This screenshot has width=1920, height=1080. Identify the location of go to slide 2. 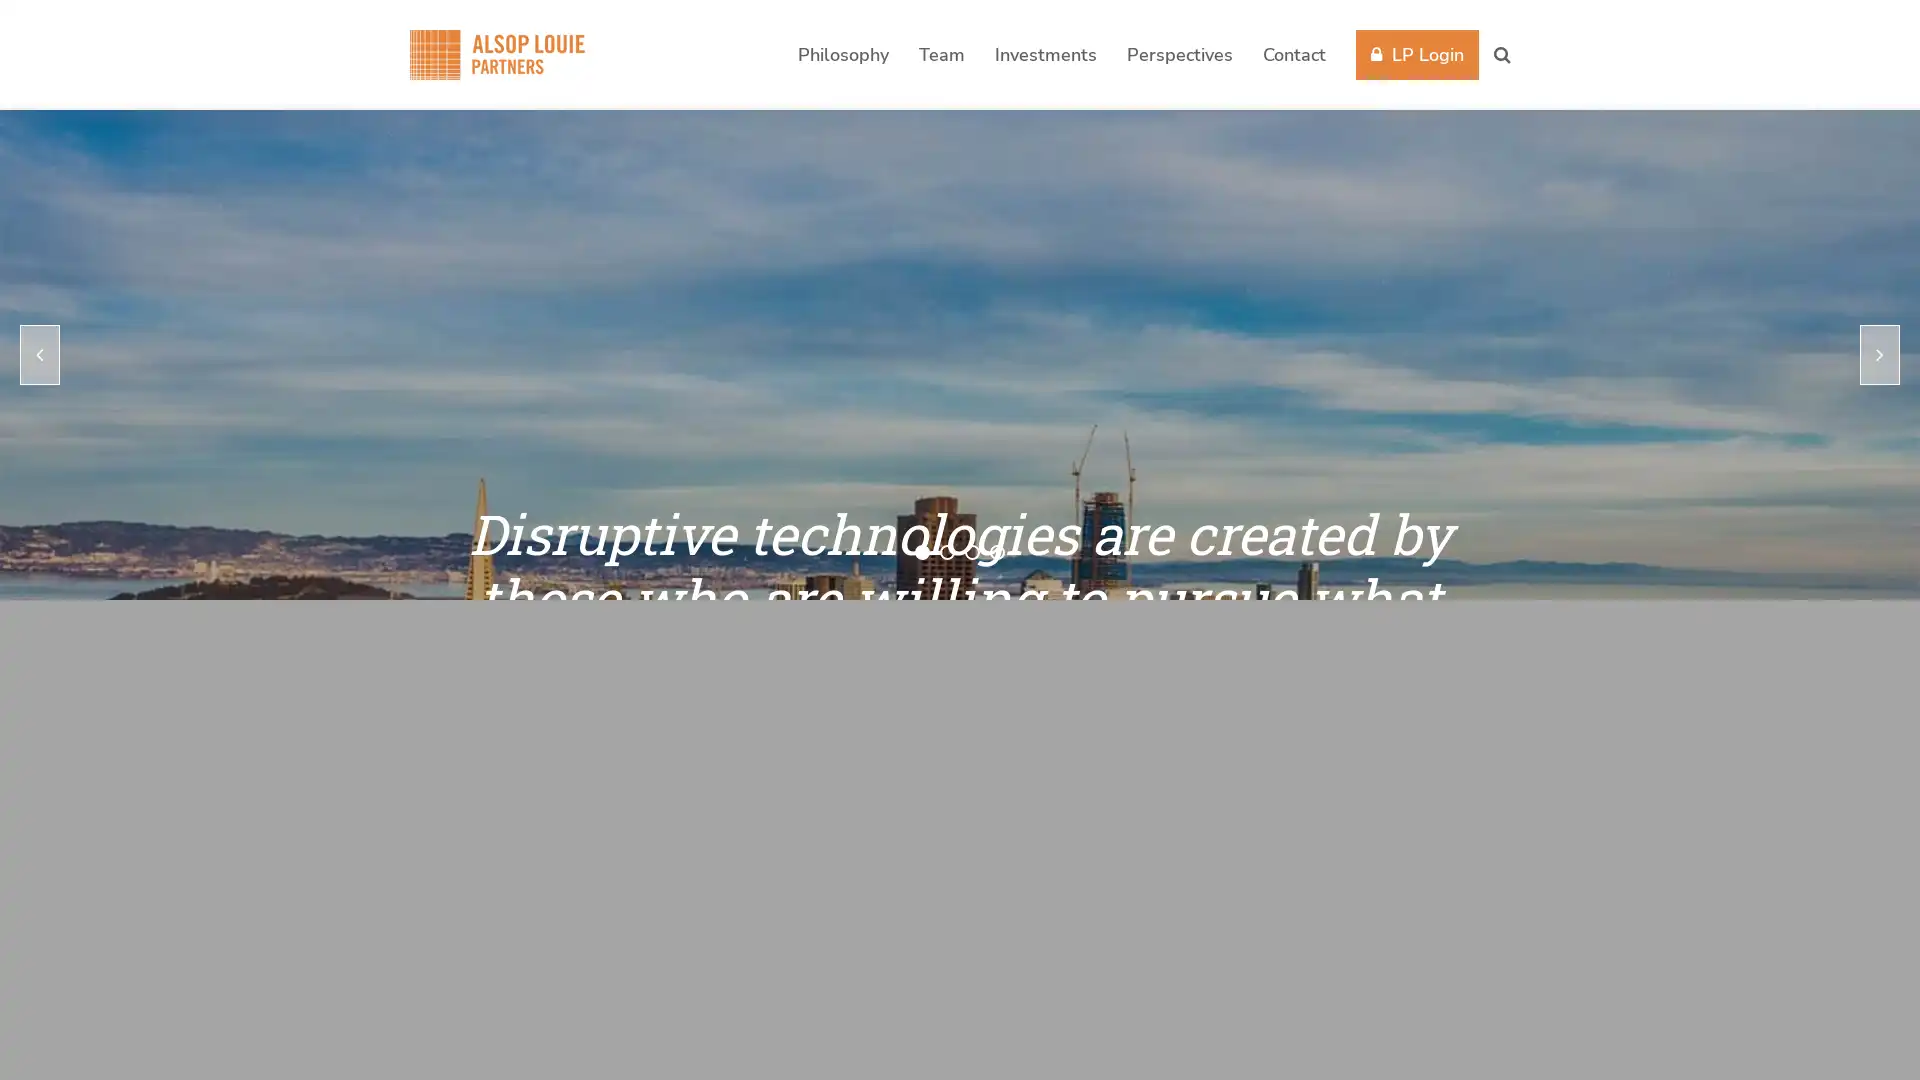
(946, 1032).